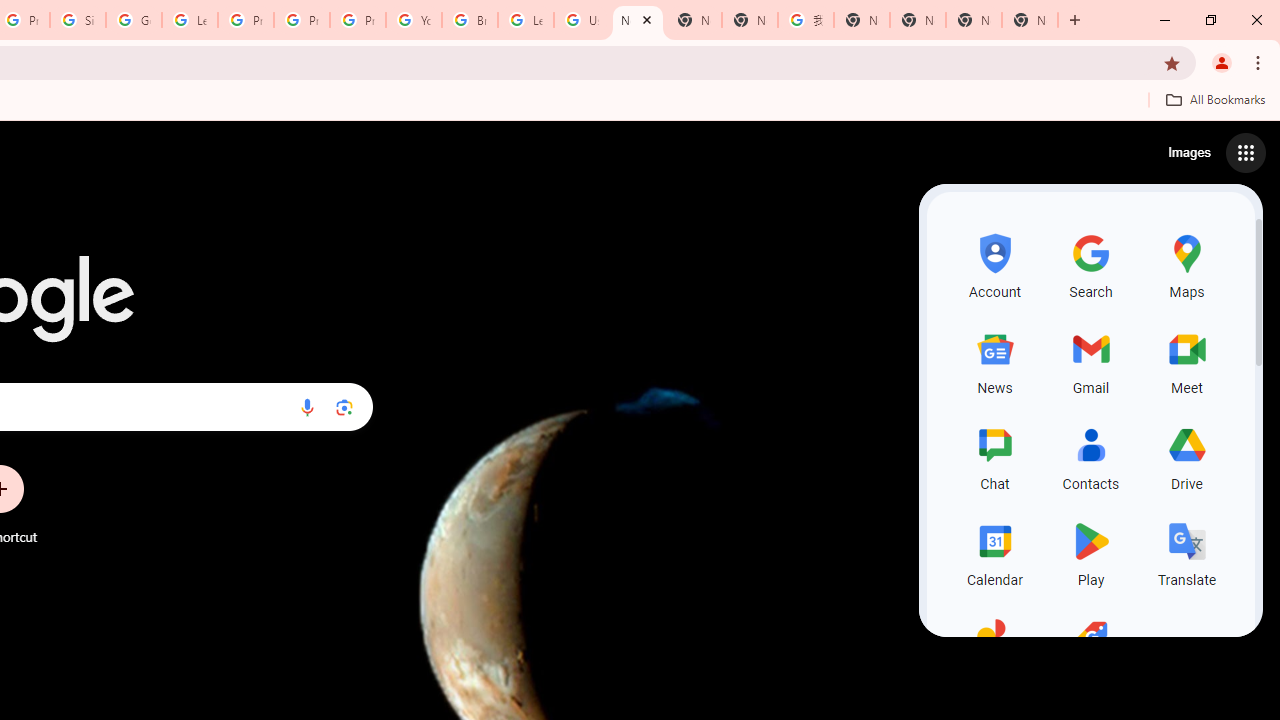 This screenshot has width=1280, height=720. Describe the element at coordinates (995, 360) in the screenshot. I see `'News, row 2 of 5 and column 1 of 3 in the first section'` at that location.